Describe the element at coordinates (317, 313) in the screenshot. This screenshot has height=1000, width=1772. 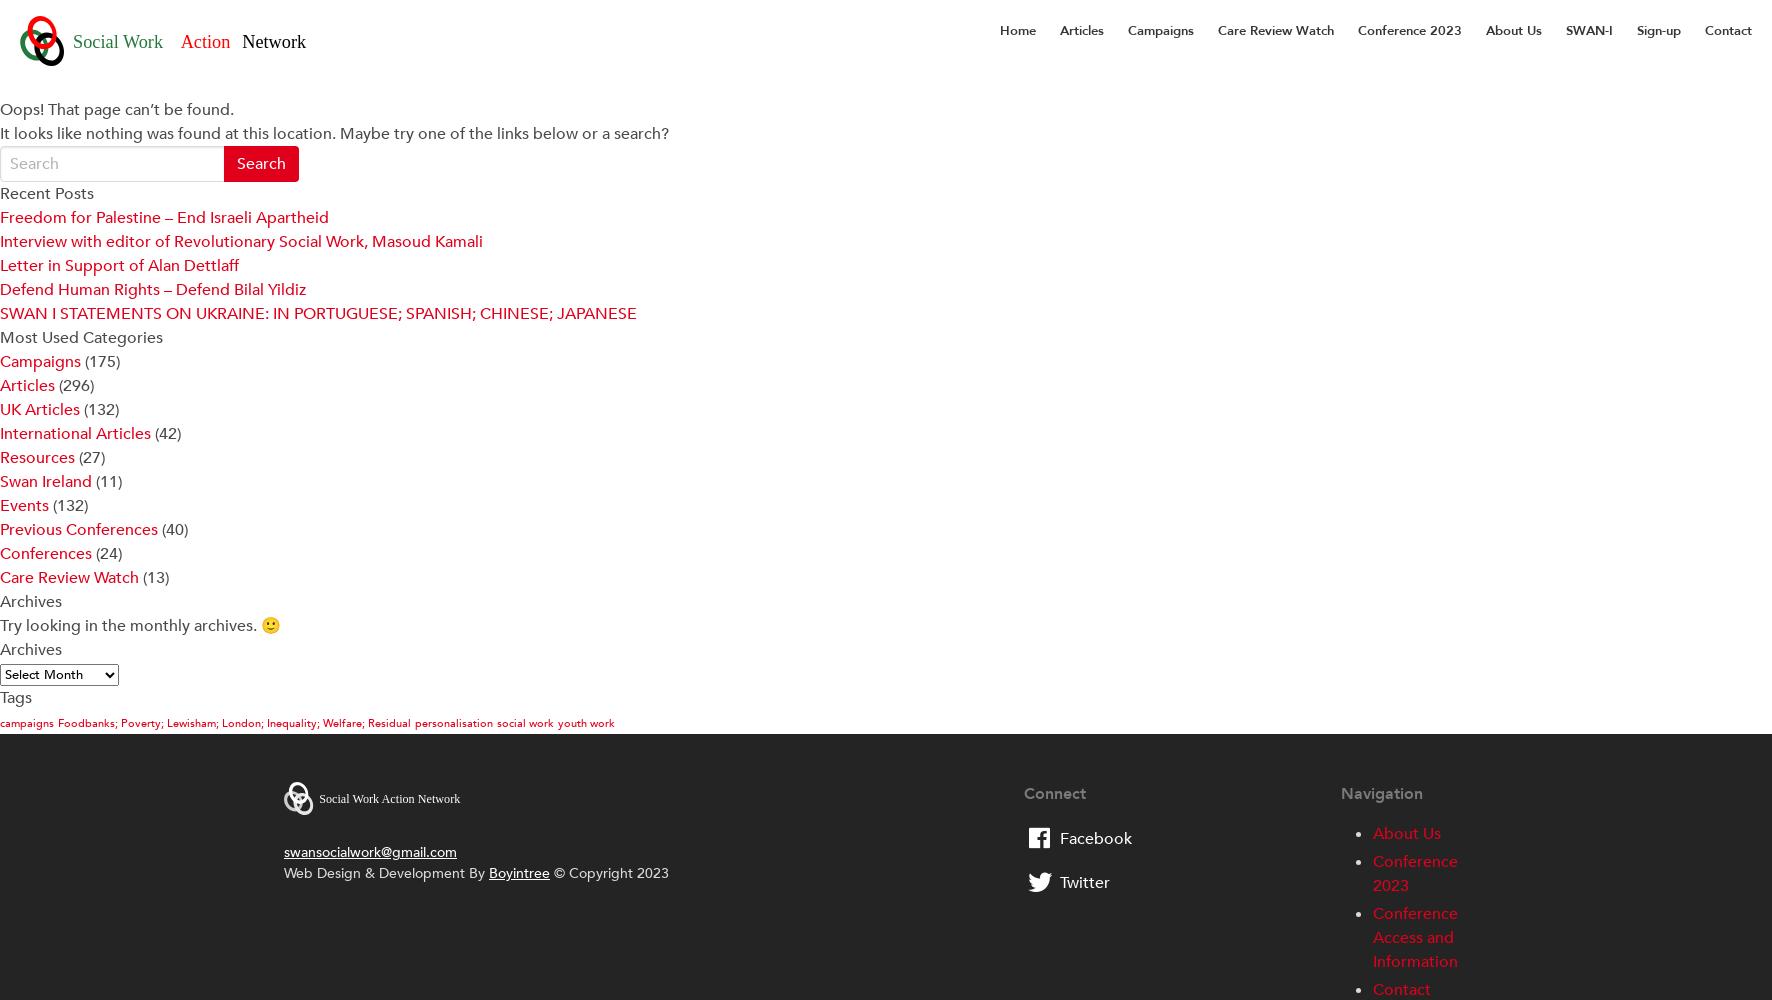
I see `'SWAN I STATEMENTS ON UKRAINE: IN PORTUGUESE; SPANISH; CHINESE; JAPANESE'` at that location.